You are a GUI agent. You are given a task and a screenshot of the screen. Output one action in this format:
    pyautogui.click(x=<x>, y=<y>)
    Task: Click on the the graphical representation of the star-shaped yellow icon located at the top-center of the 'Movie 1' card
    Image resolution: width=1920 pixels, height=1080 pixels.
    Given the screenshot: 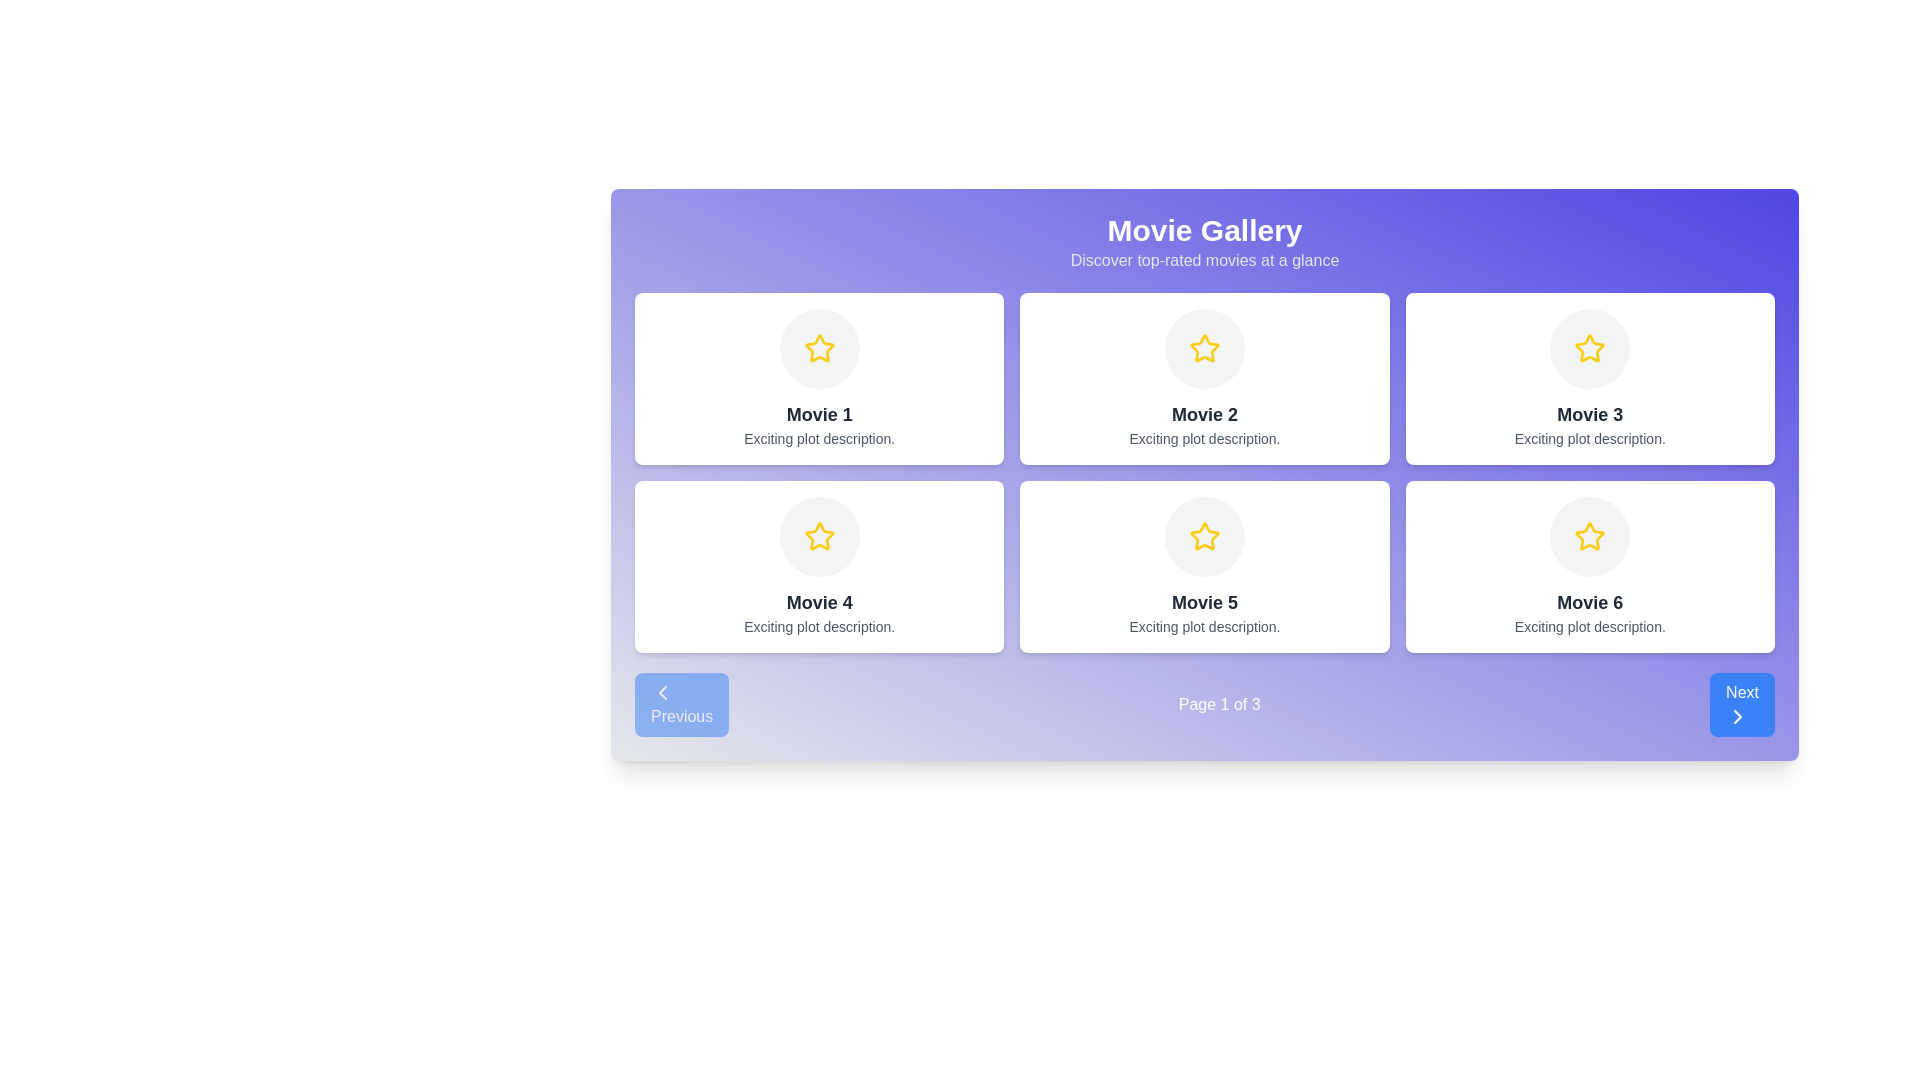 What is the action you would take?
    pyautogui.click(x=819, y=347)
    